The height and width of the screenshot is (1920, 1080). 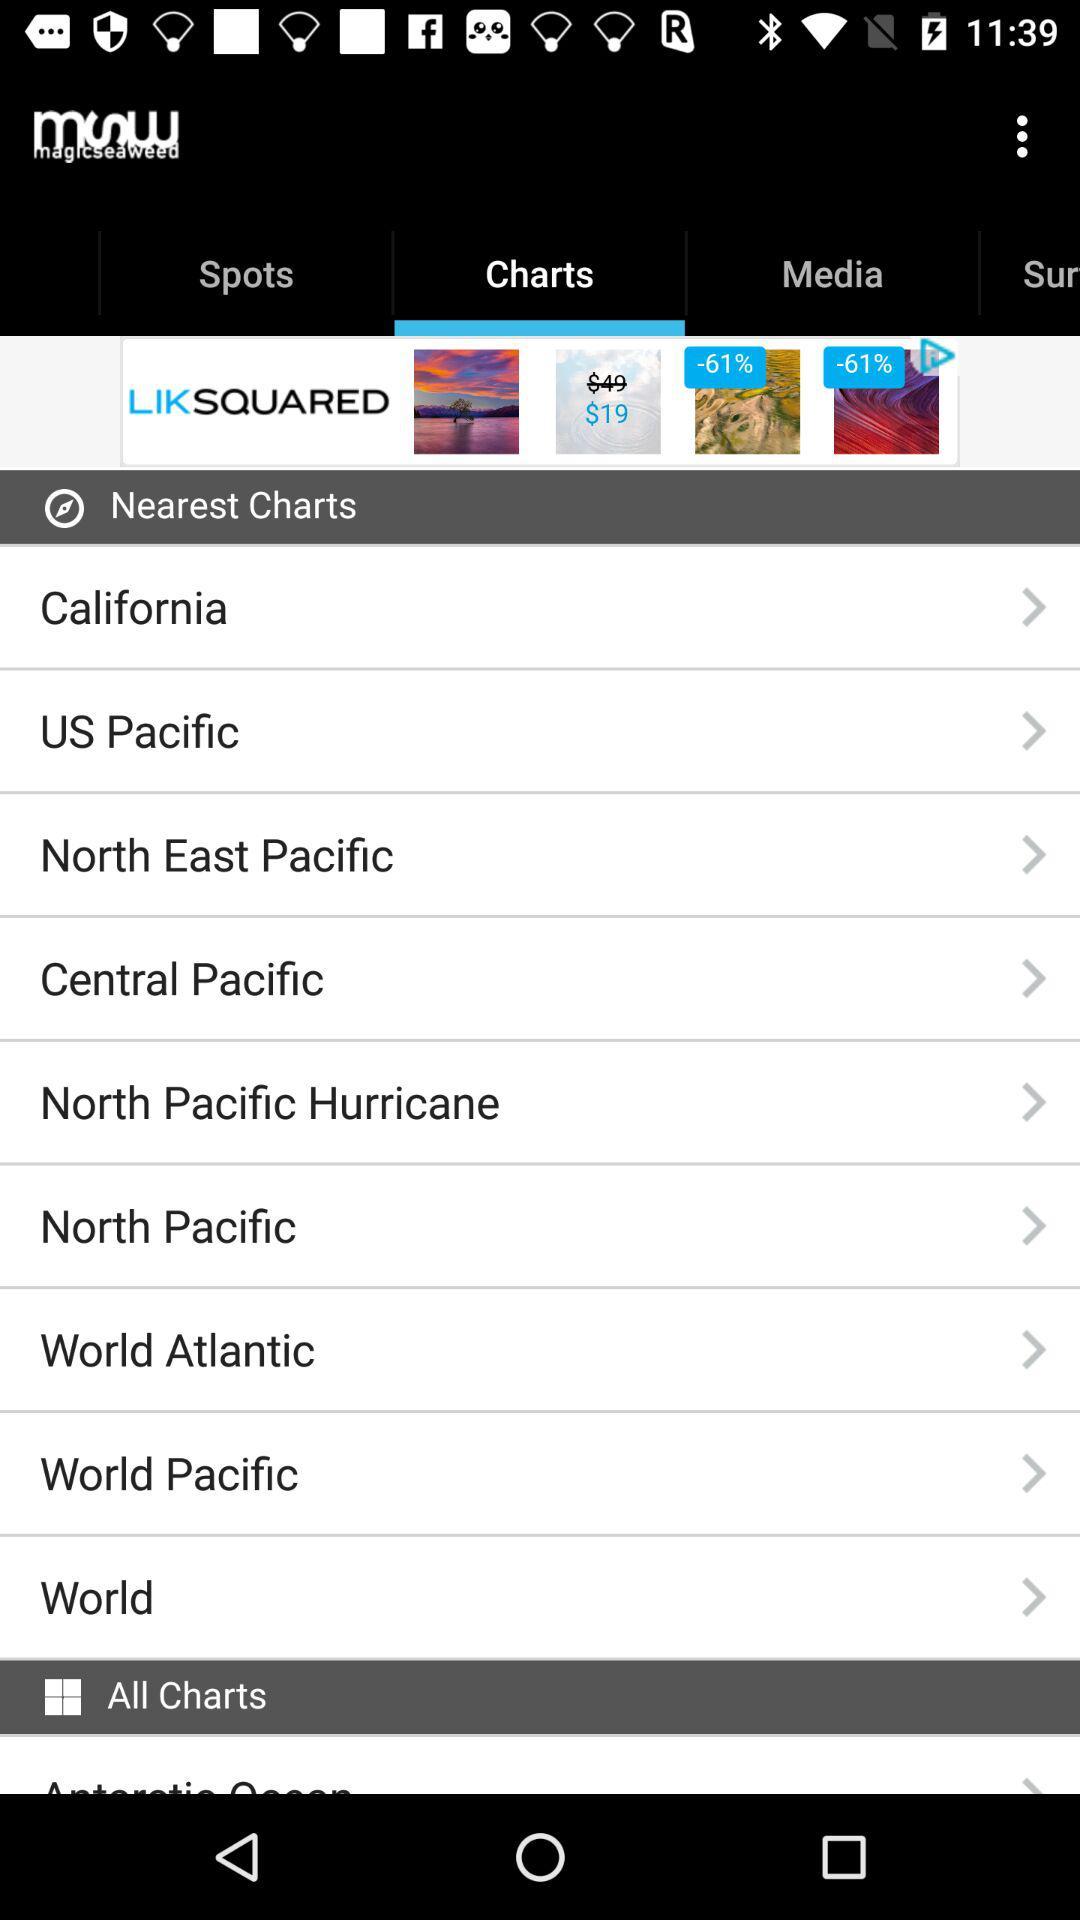 I want to click on the item to the left of the charts, so click(x=106, y=135).